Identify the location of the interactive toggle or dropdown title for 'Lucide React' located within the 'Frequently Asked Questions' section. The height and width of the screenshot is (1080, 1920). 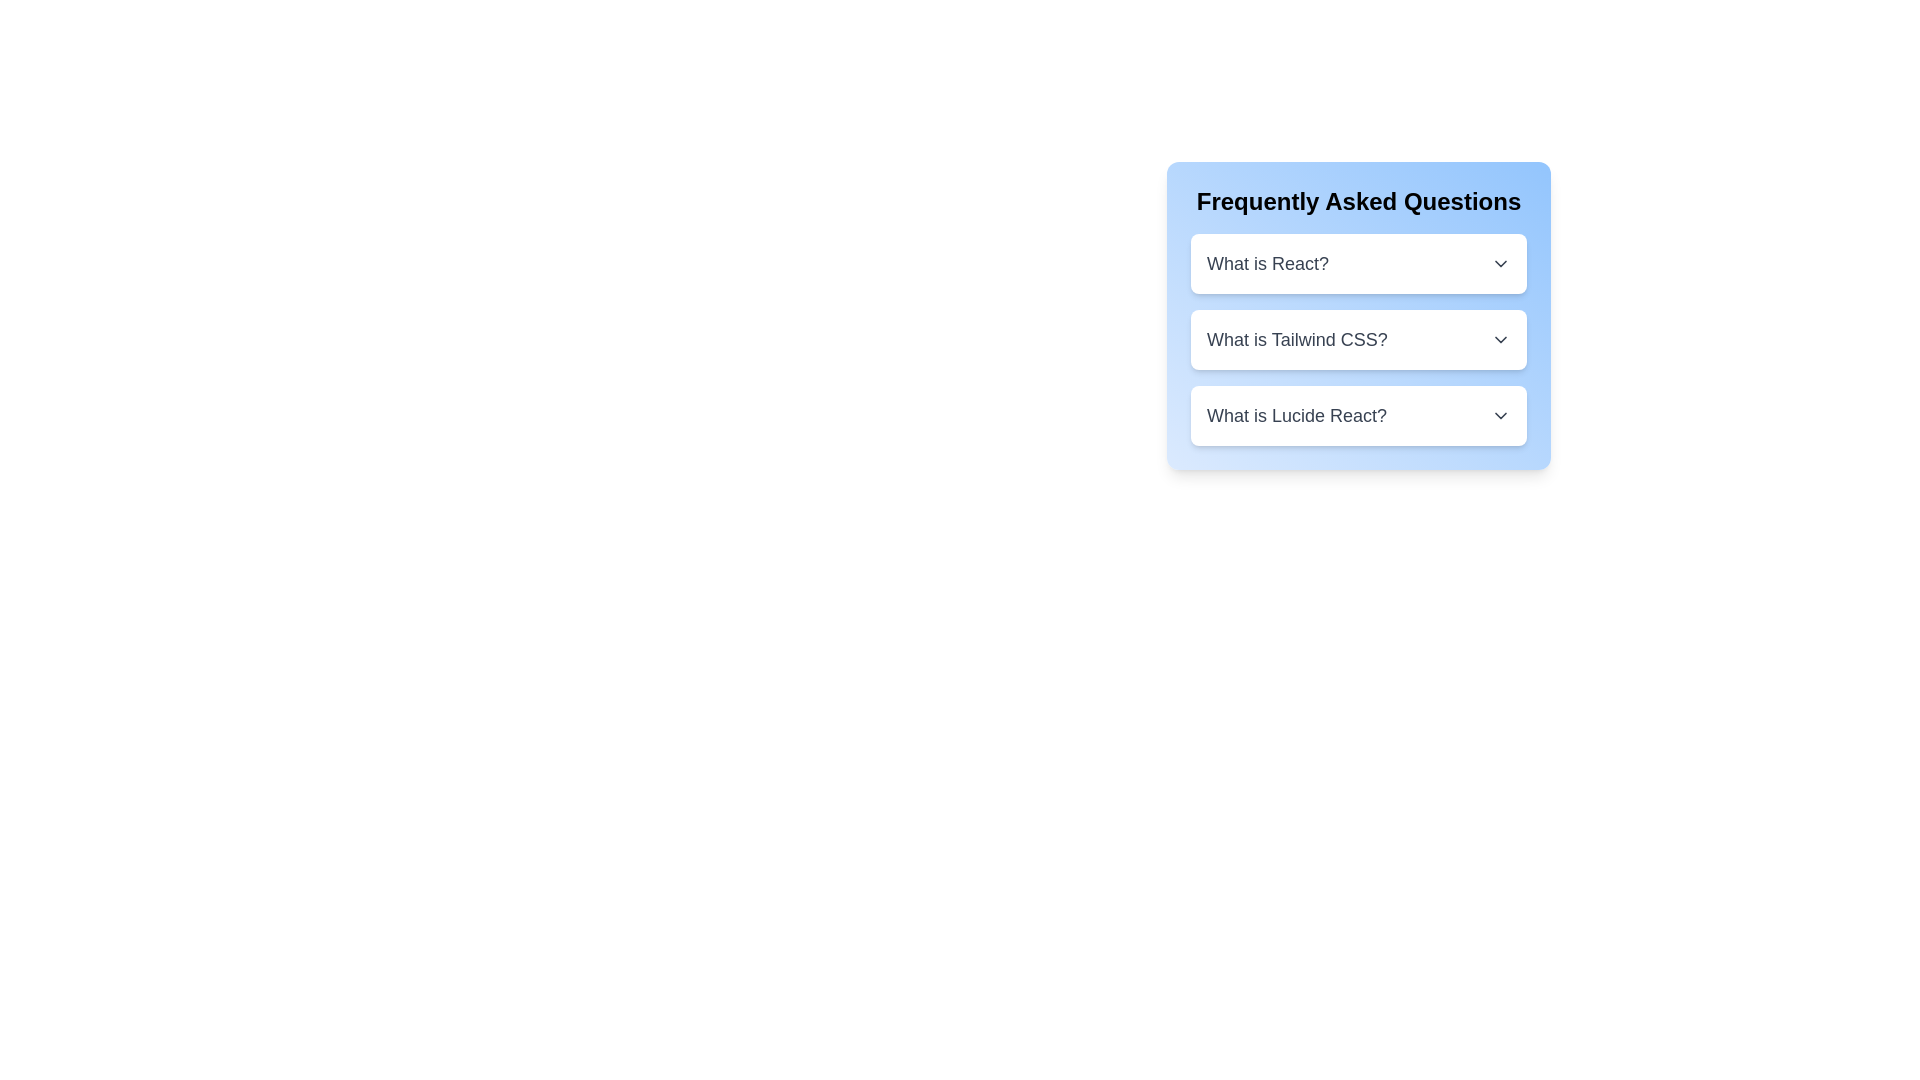
(1358, 415).